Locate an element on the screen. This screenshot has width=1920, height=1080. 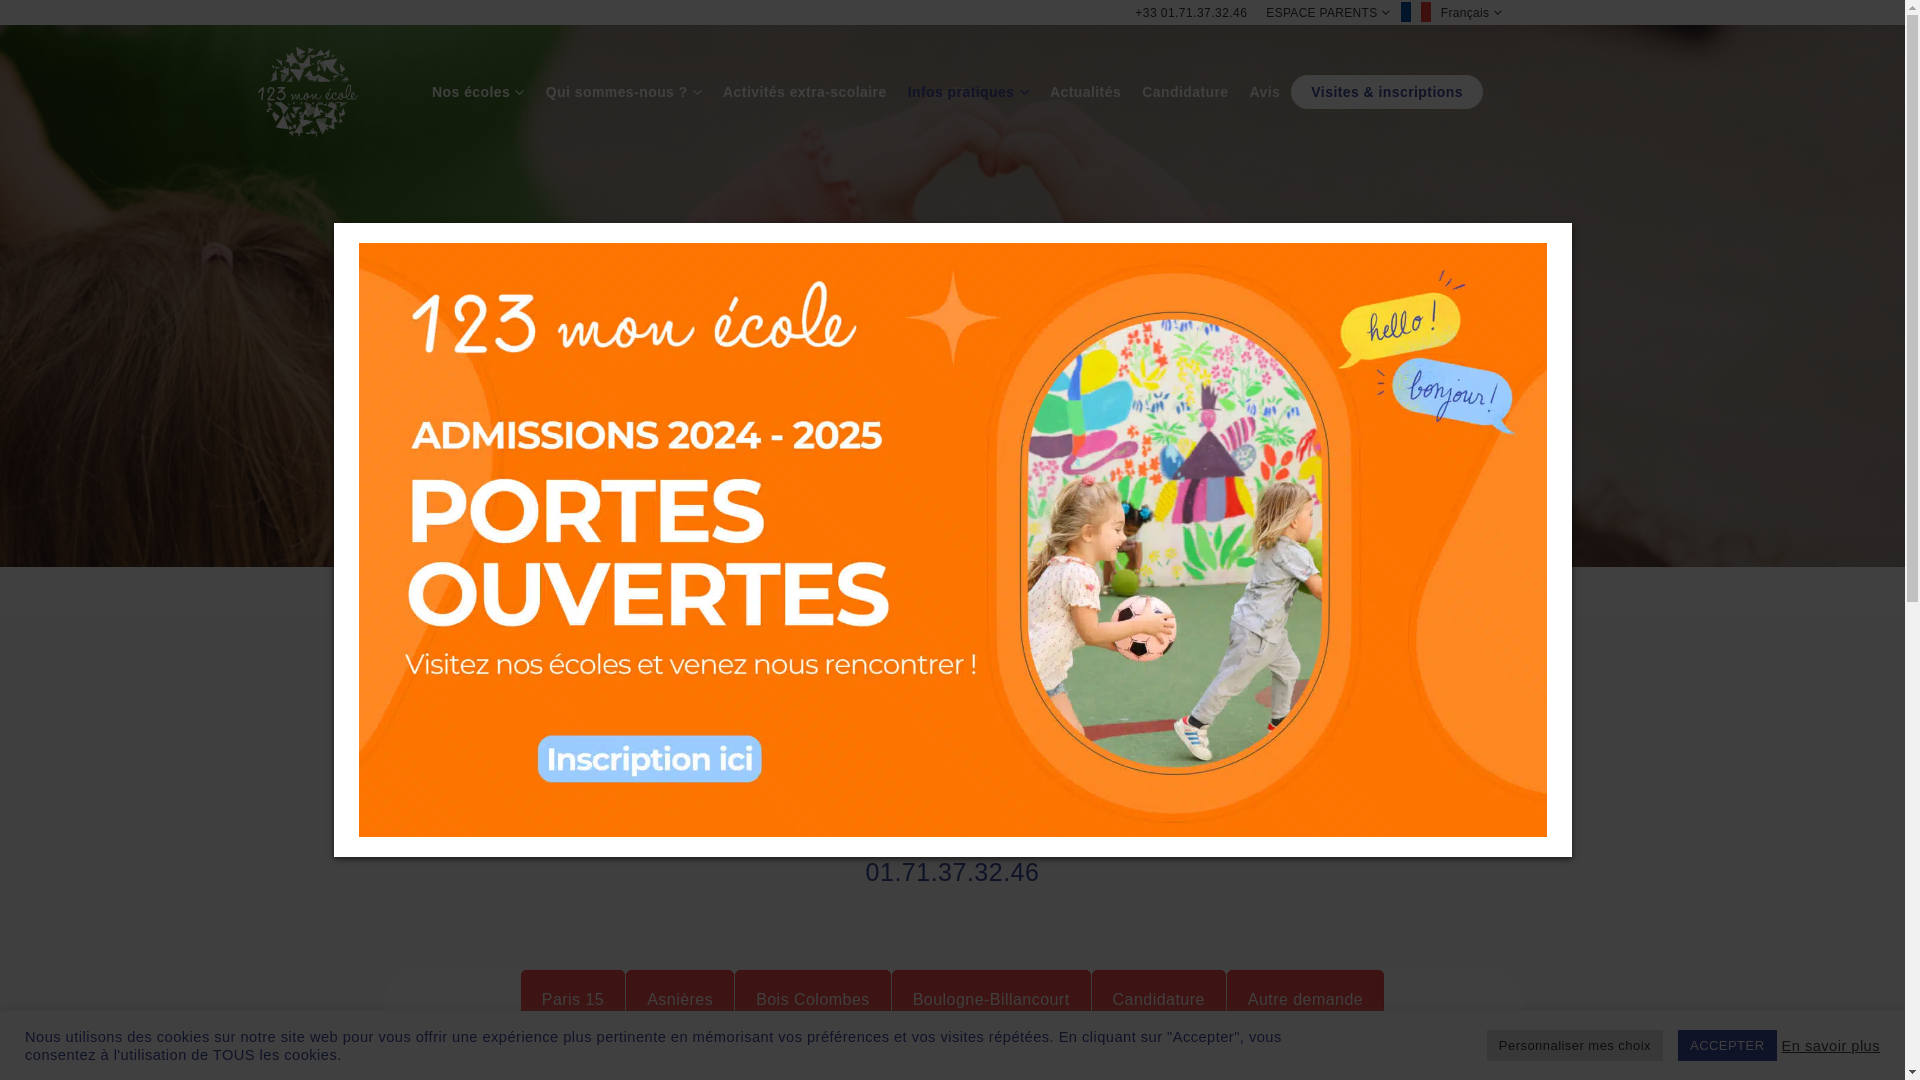
'ACCEPTER' is located at coordinates (1726, 1044).